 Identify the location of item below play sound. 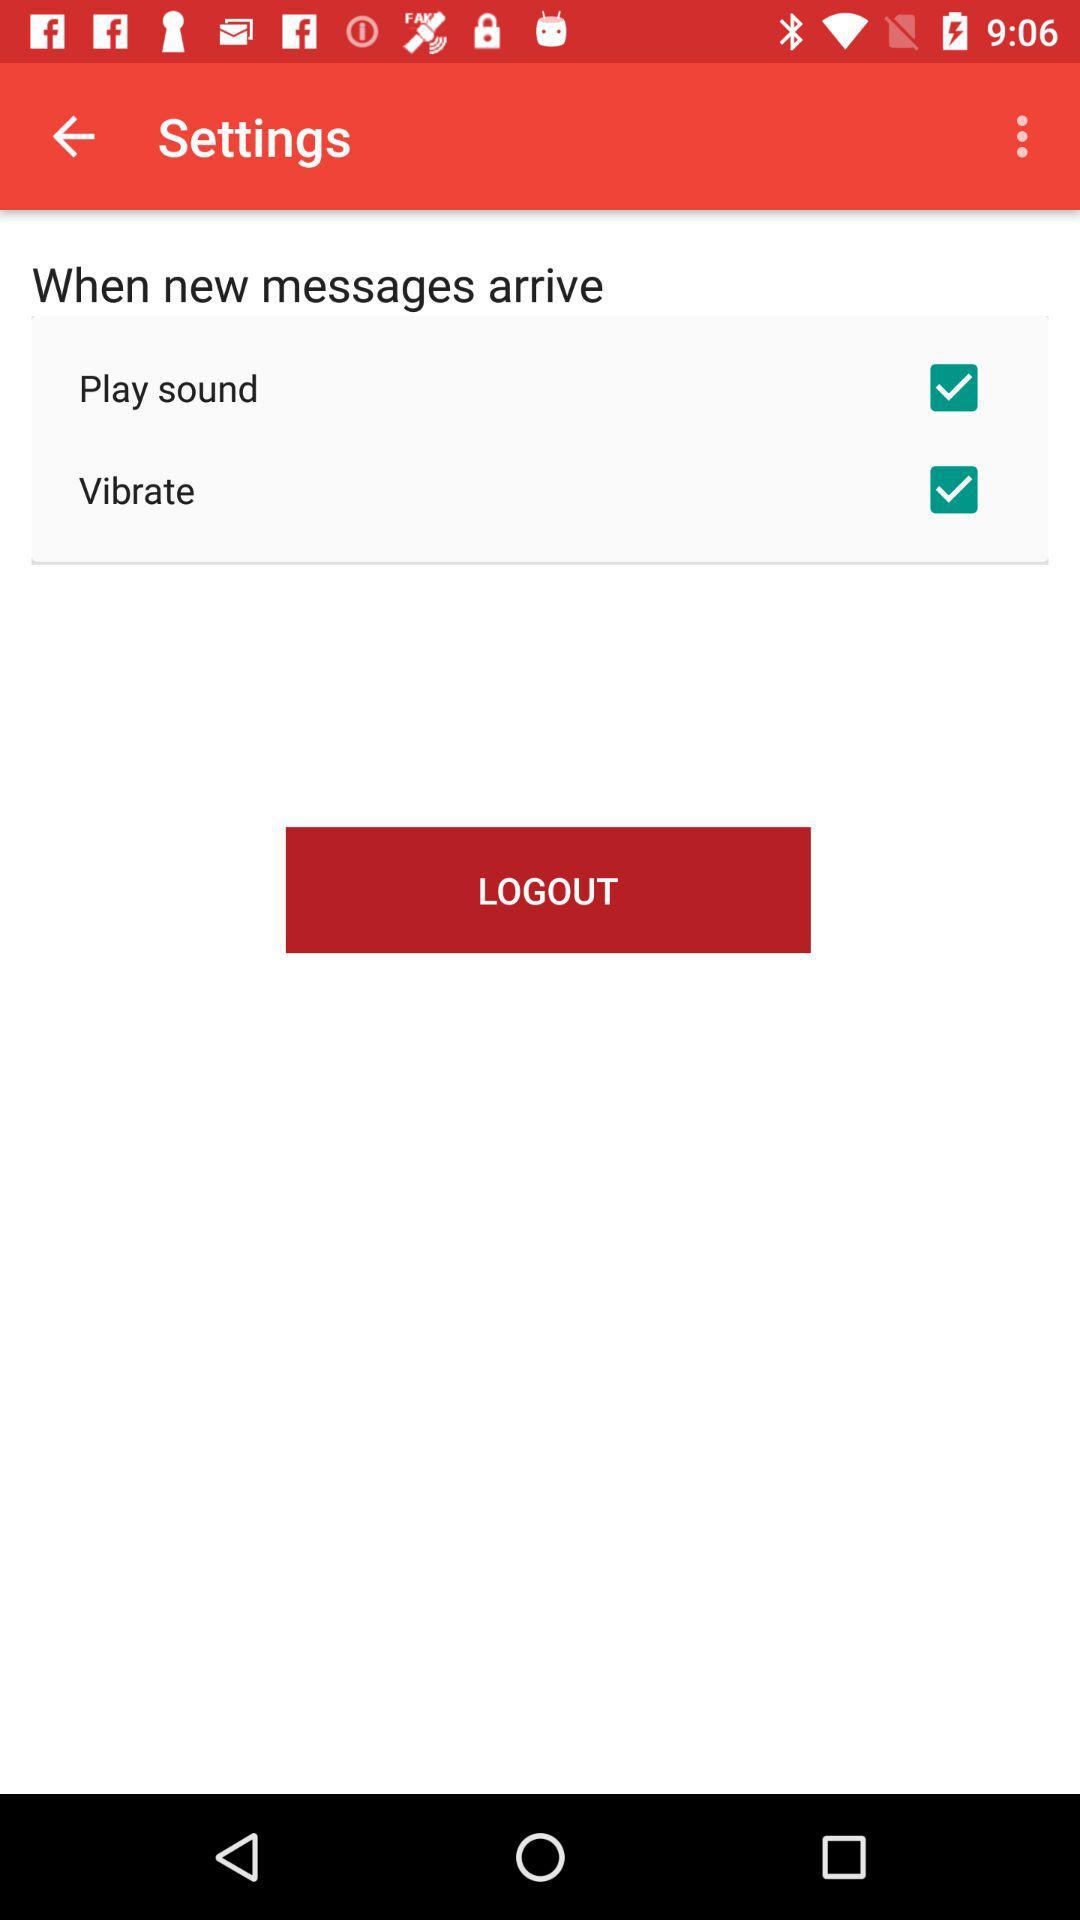
(540, 489).